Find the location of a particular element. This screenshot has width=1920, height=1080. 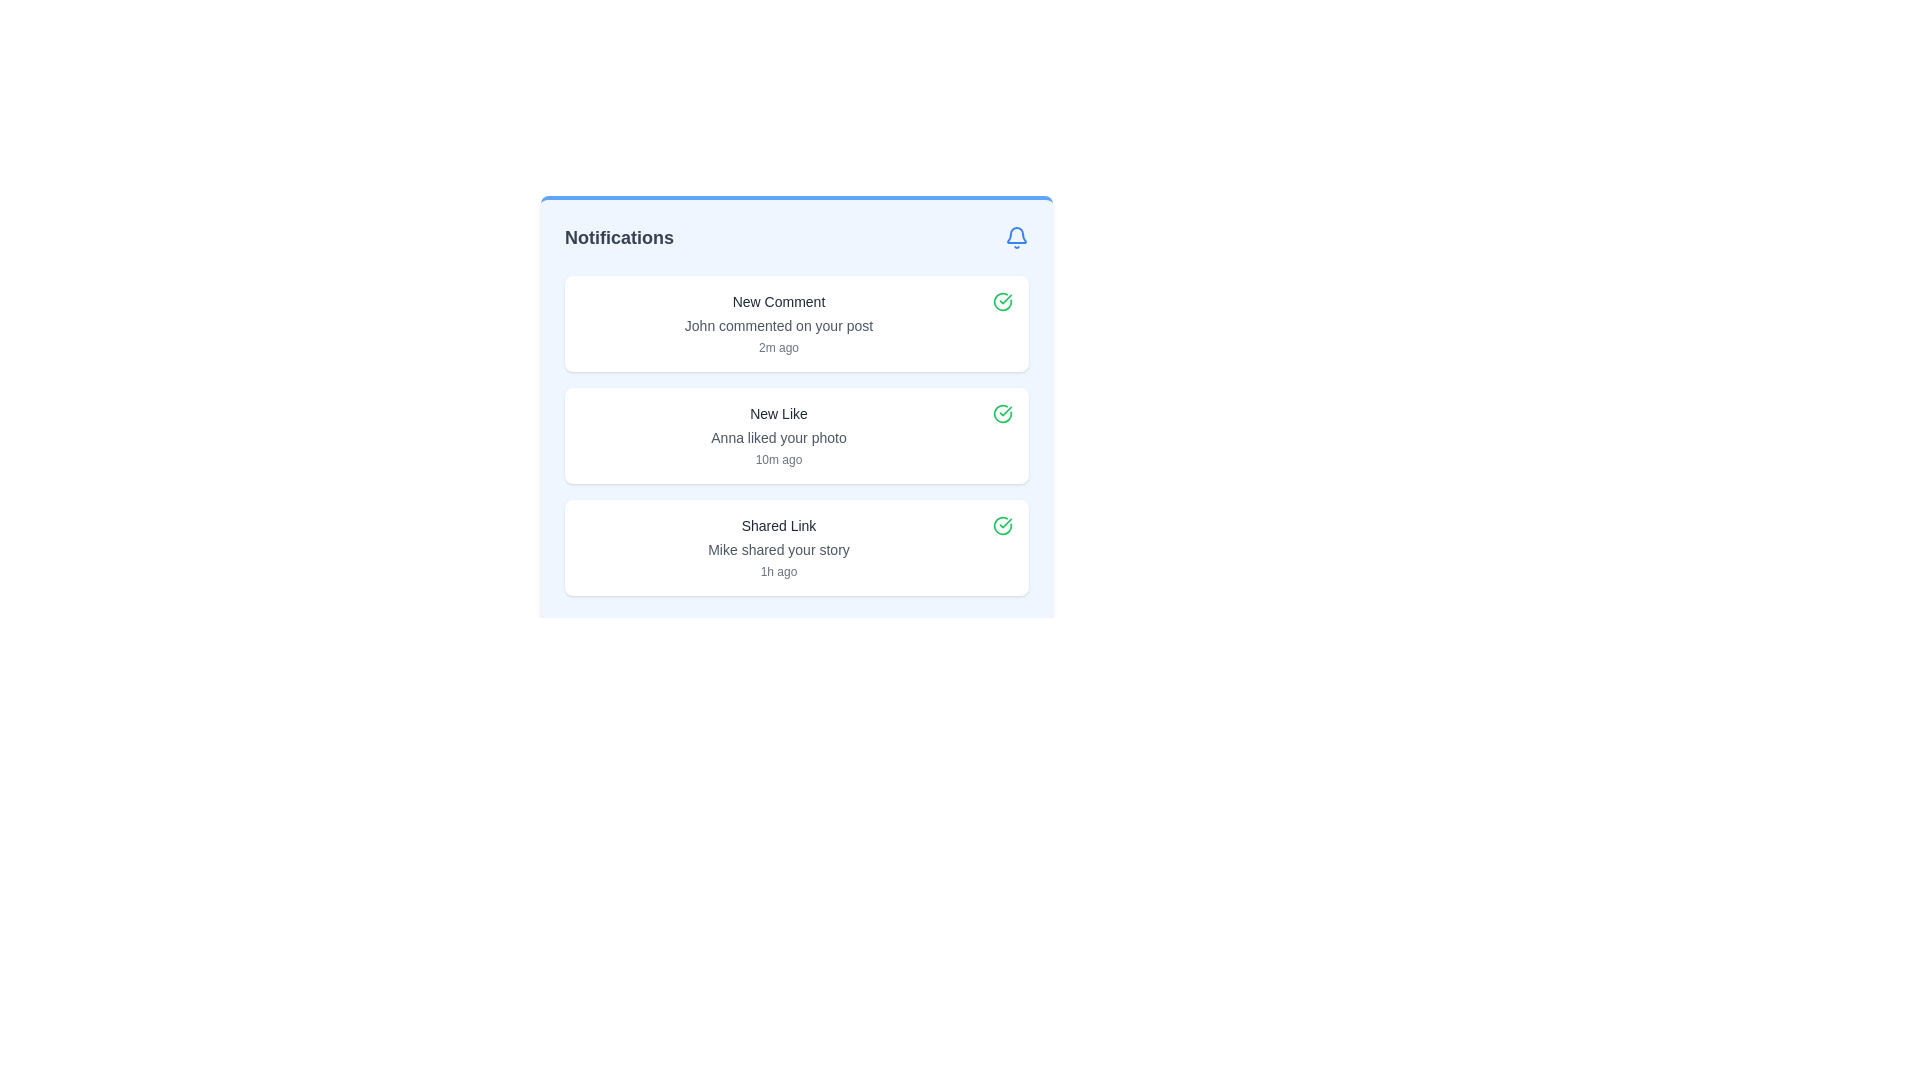

the interactive acknowledgment icon at the bottom-right corner of the 'Shared Link - Mike shared your story - 1h ago' notification card to change its color is located at coordinates (1003, 524).